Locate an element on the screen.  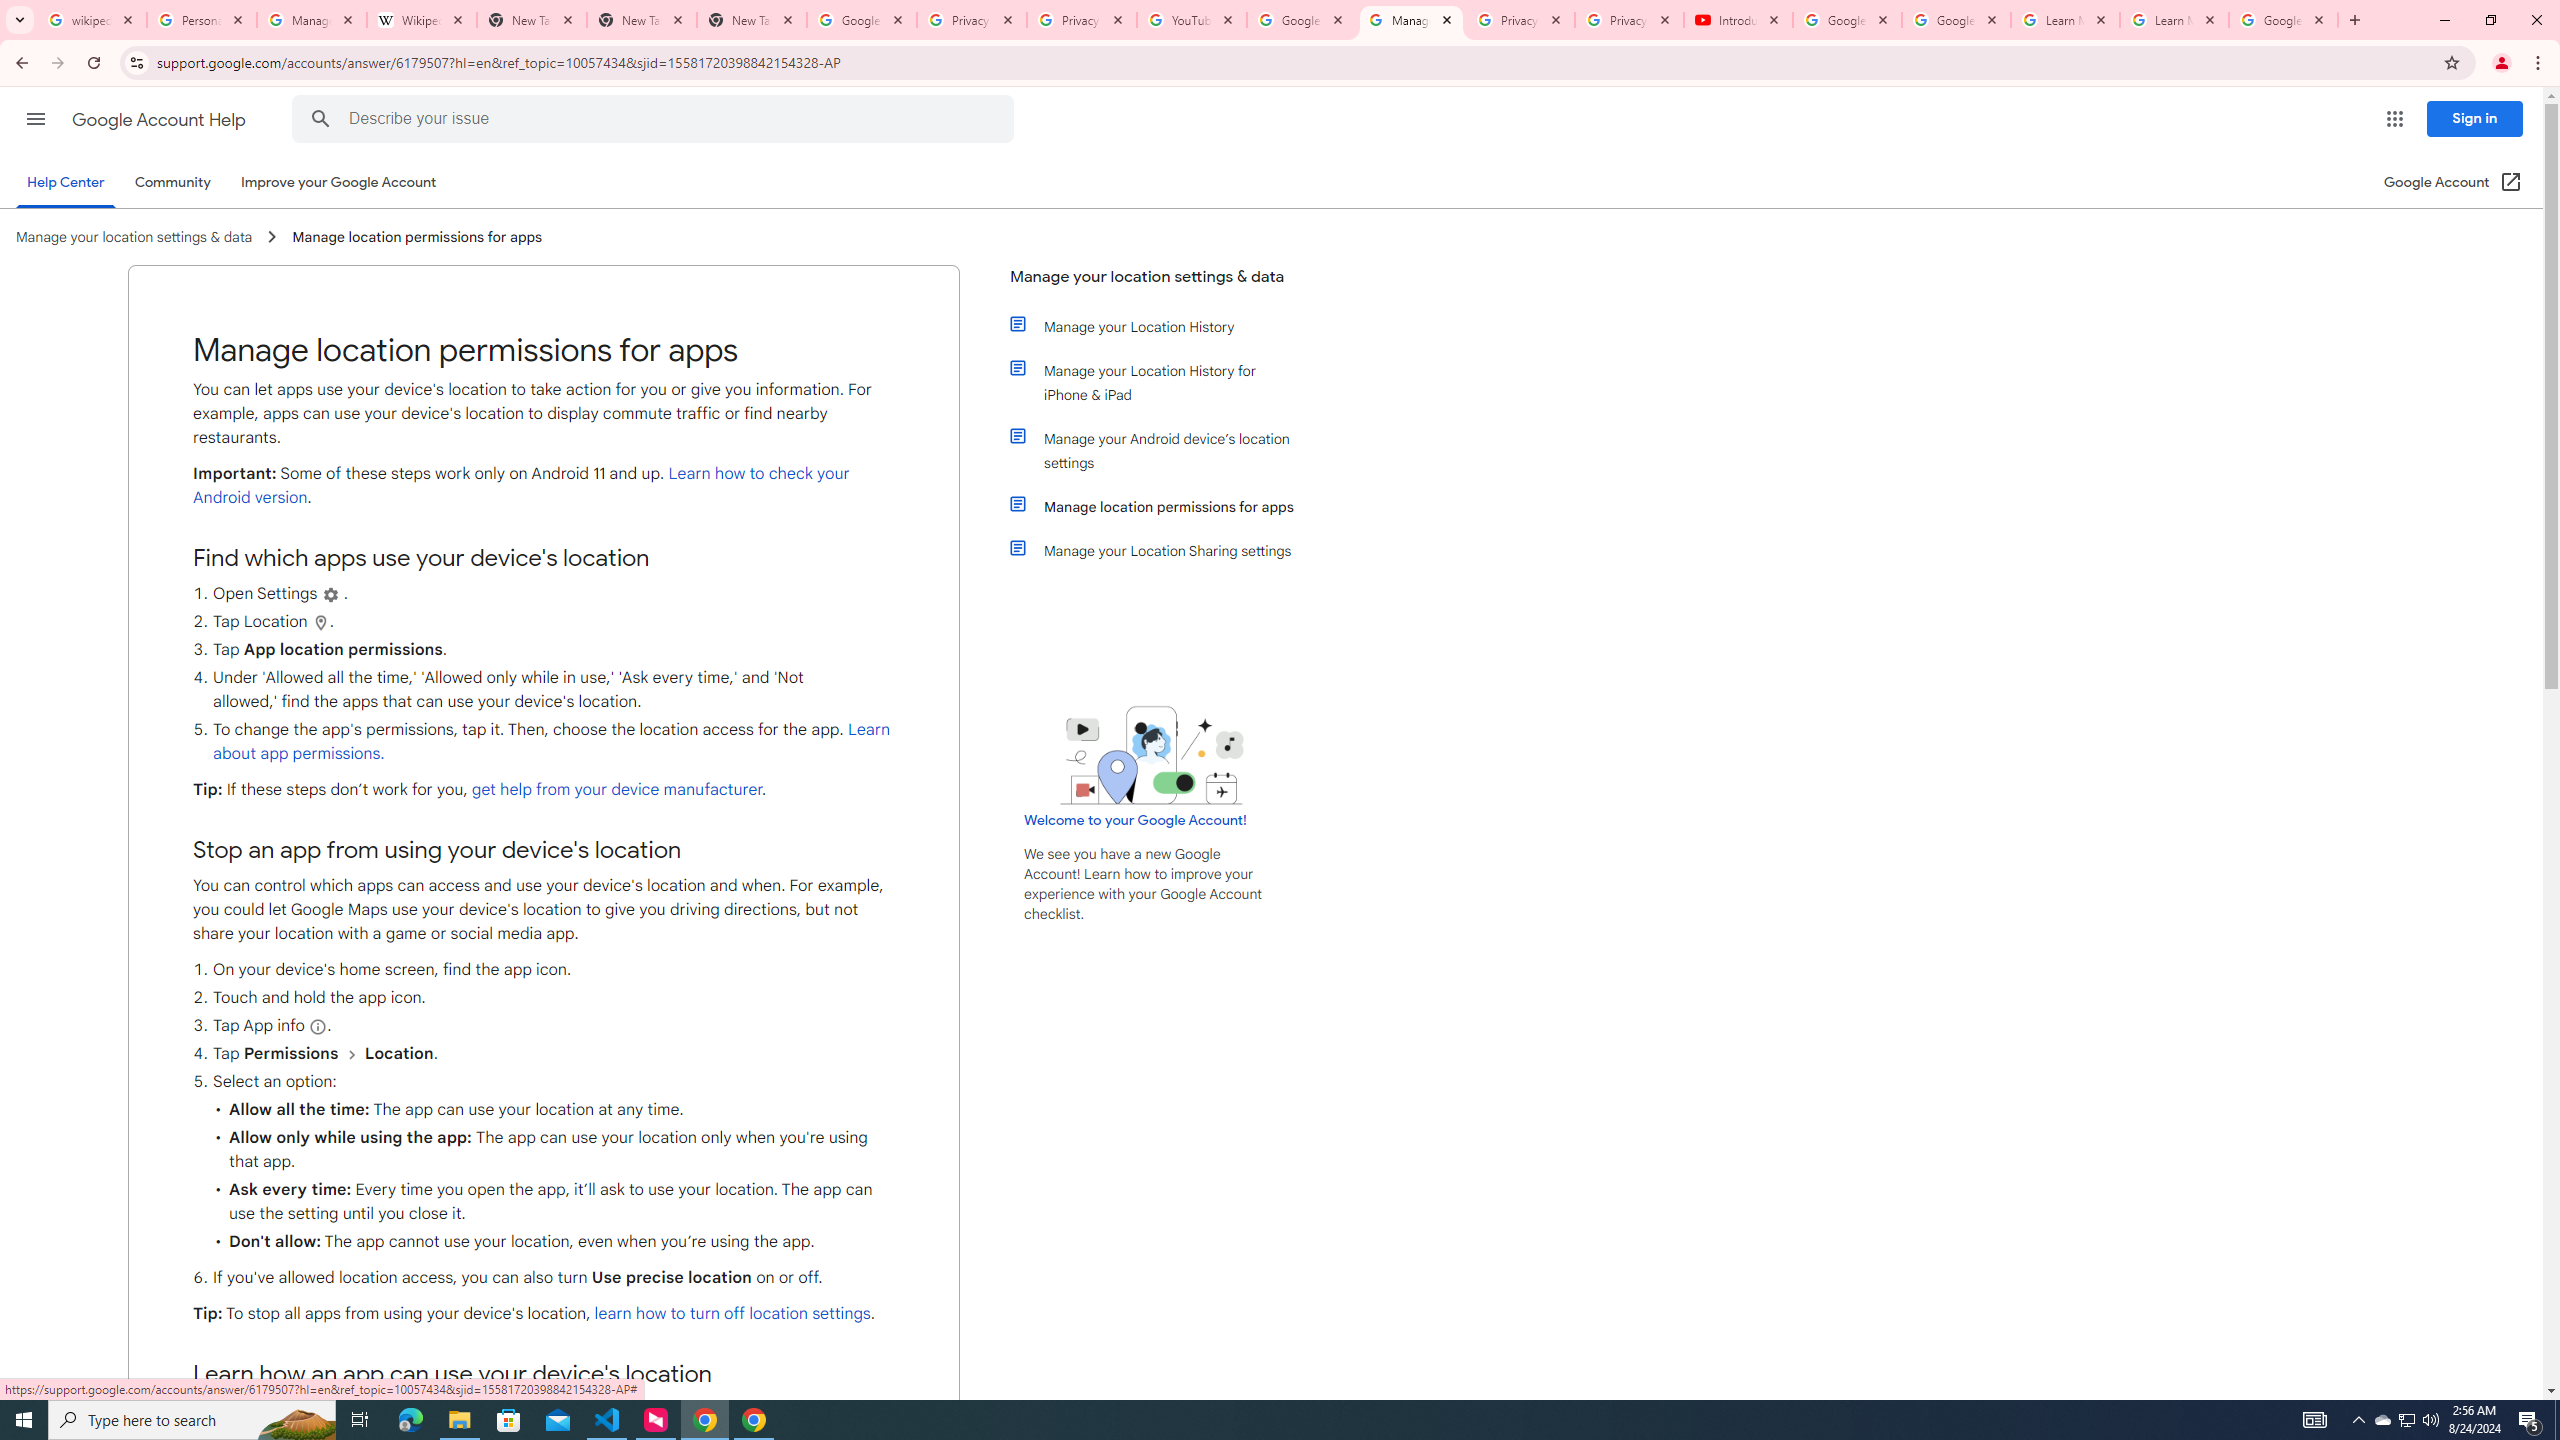
'Learn about app permissions.' is located at coordinates (550, 742).